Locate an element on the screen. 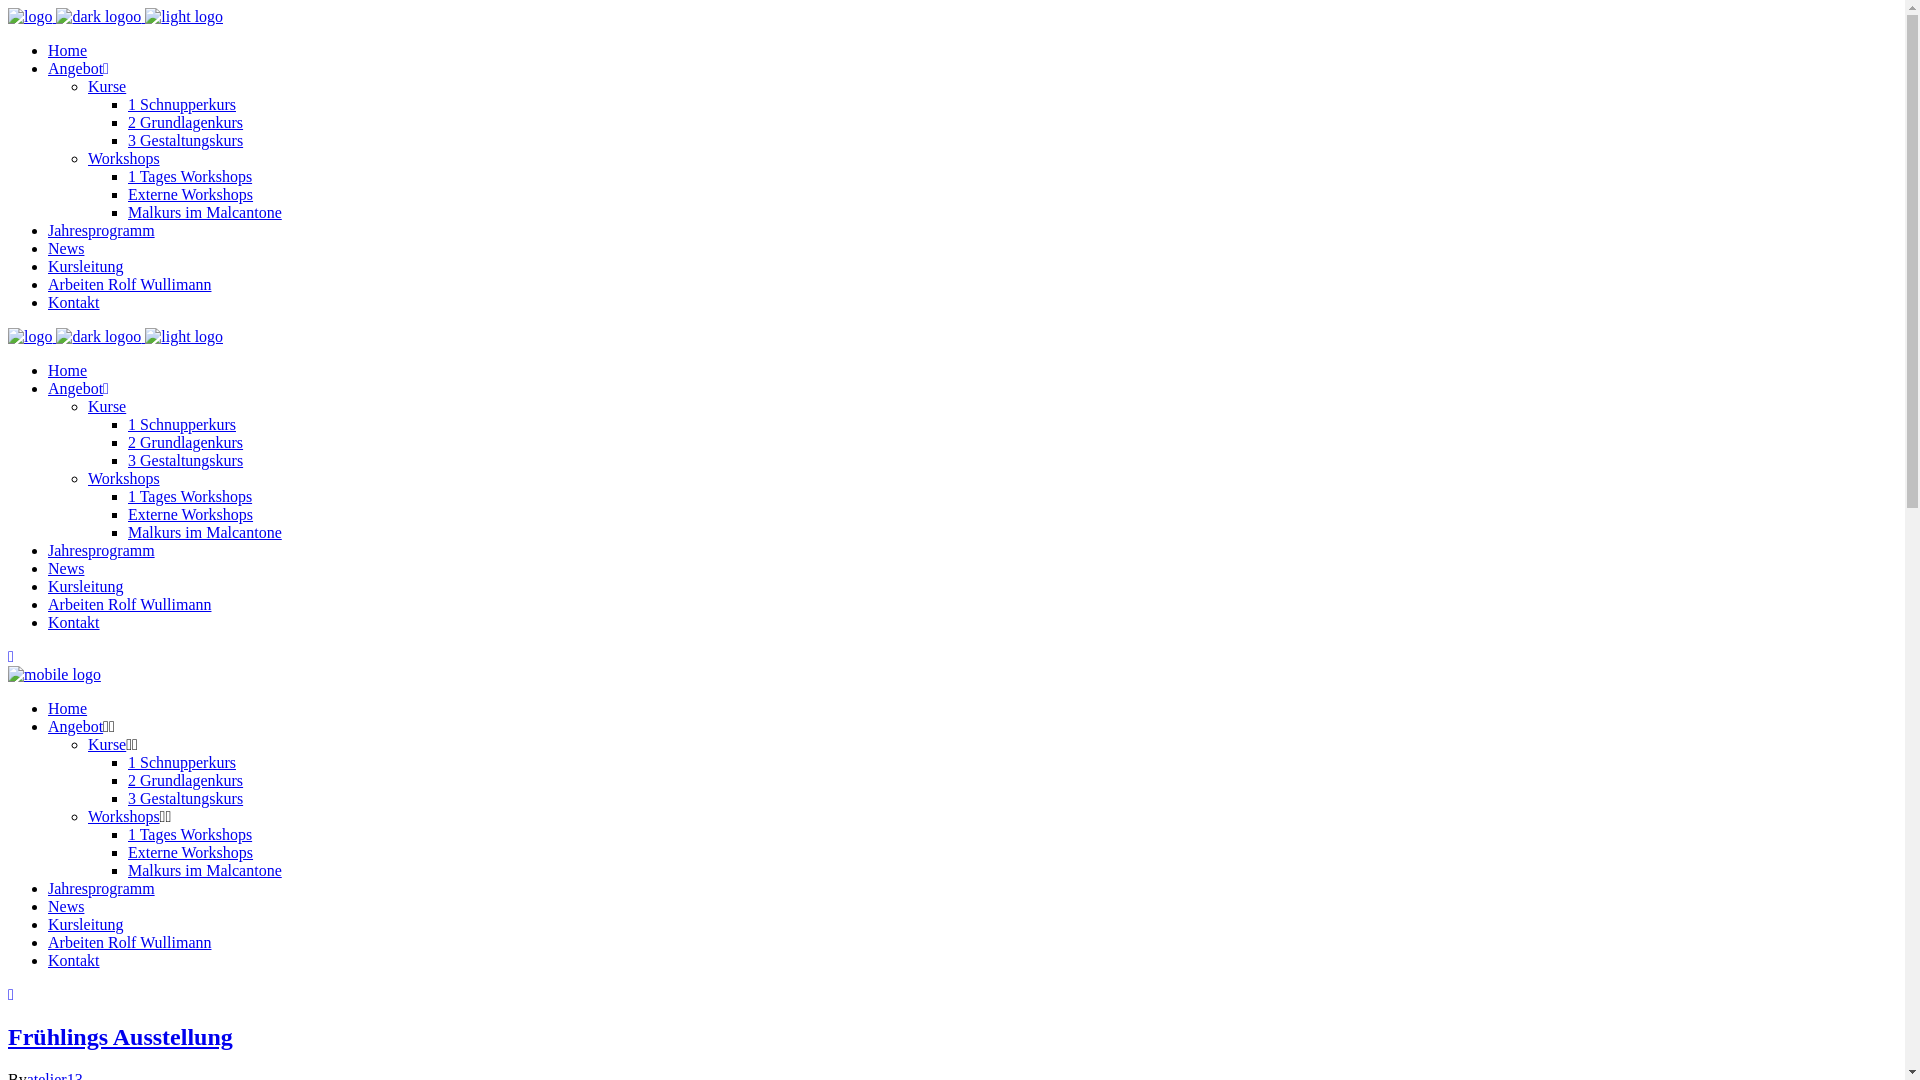 This screenshot has width=1920, height=1080. 'Malkurs im Malcantone' is located at coordinates (205, 531).